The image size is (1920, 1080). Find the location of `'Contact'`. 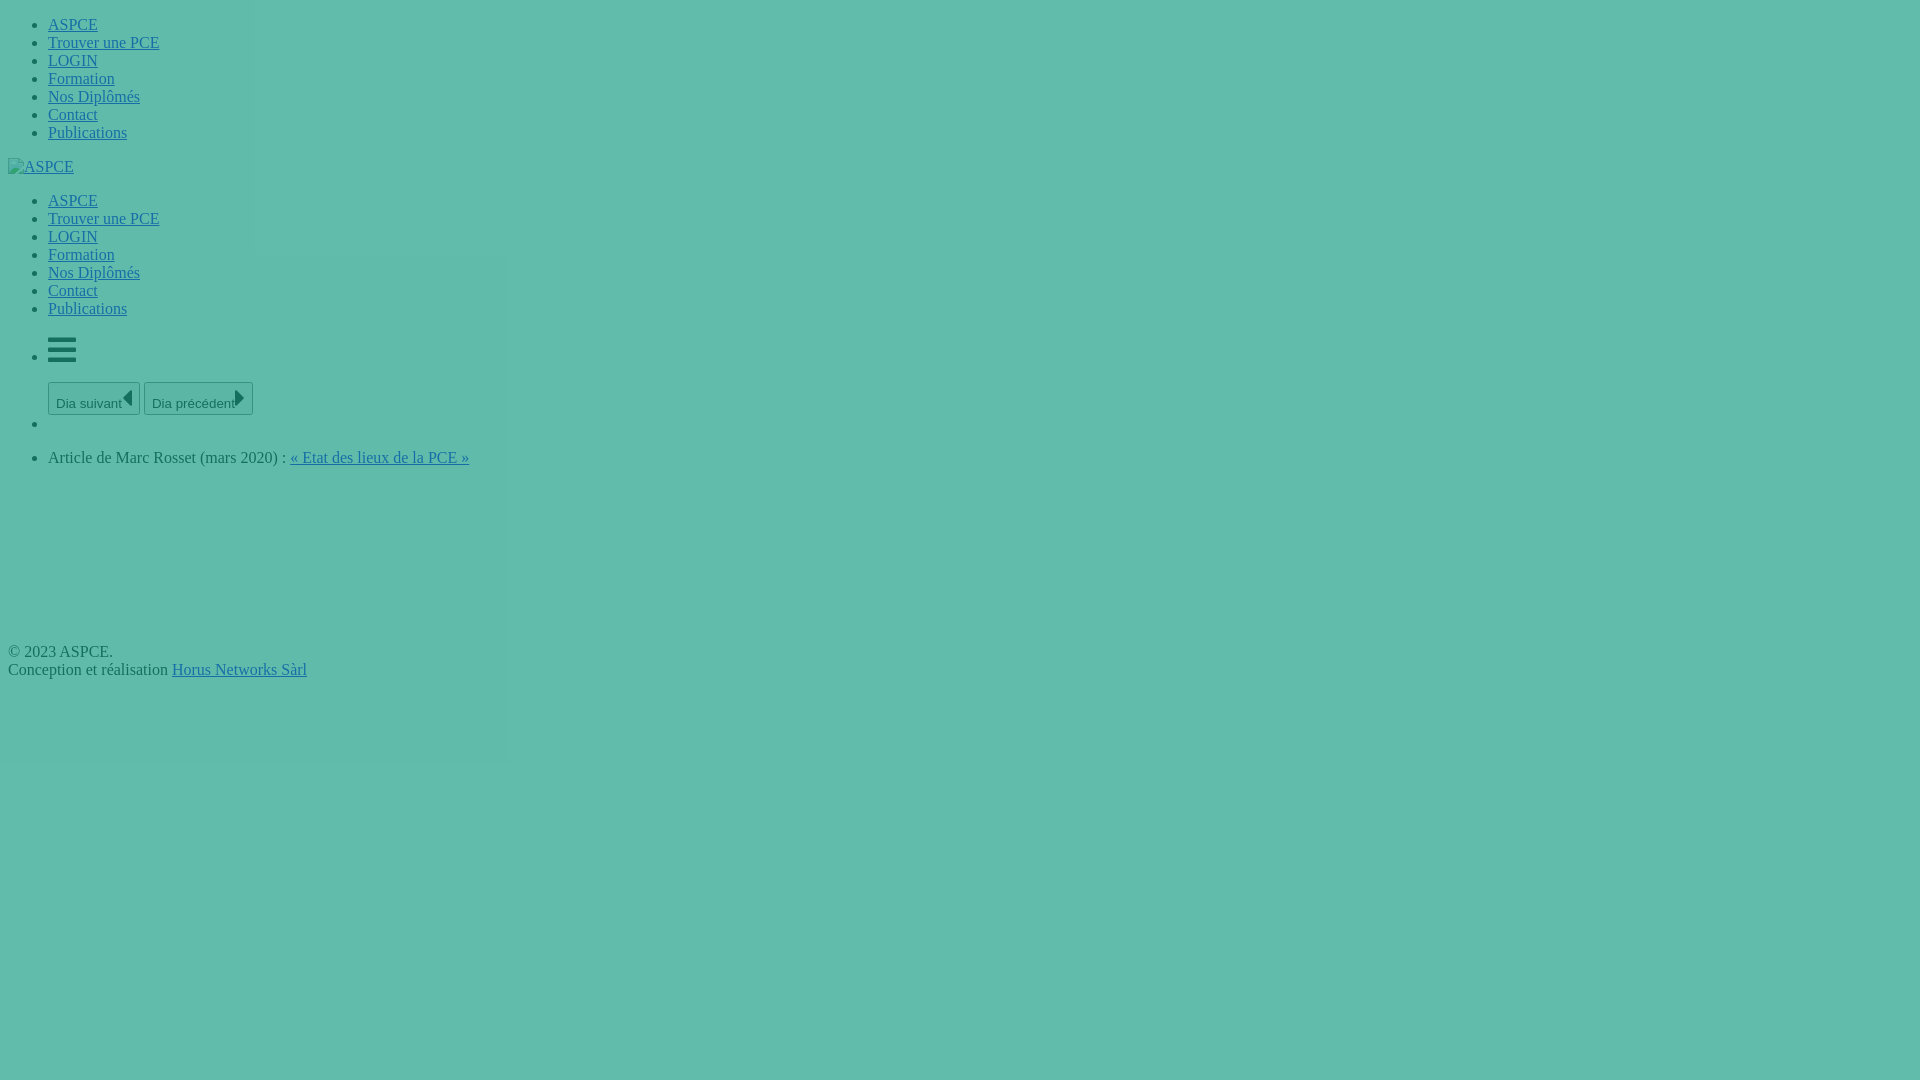

'Contact' is located at coordinates (48, 114).